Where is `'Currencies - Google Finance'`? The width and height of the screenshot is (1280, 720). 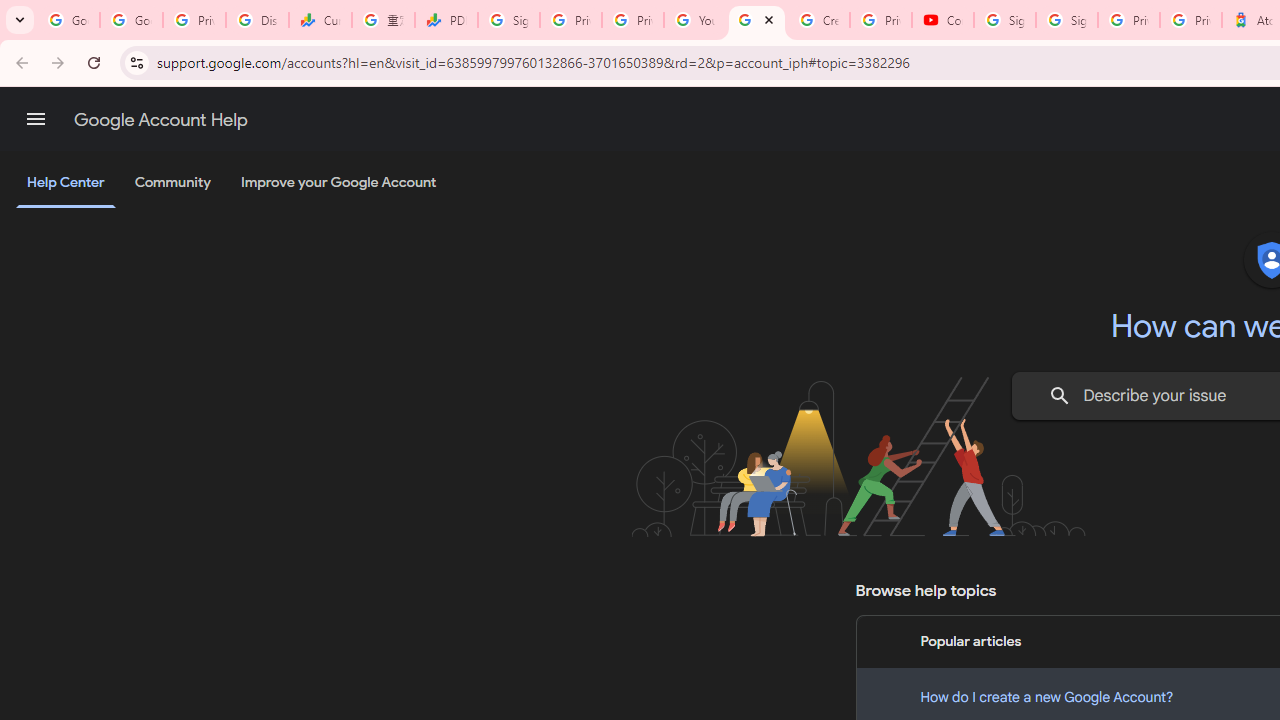
'Currencies - Google Finance' is located at coordinates (320, 20).